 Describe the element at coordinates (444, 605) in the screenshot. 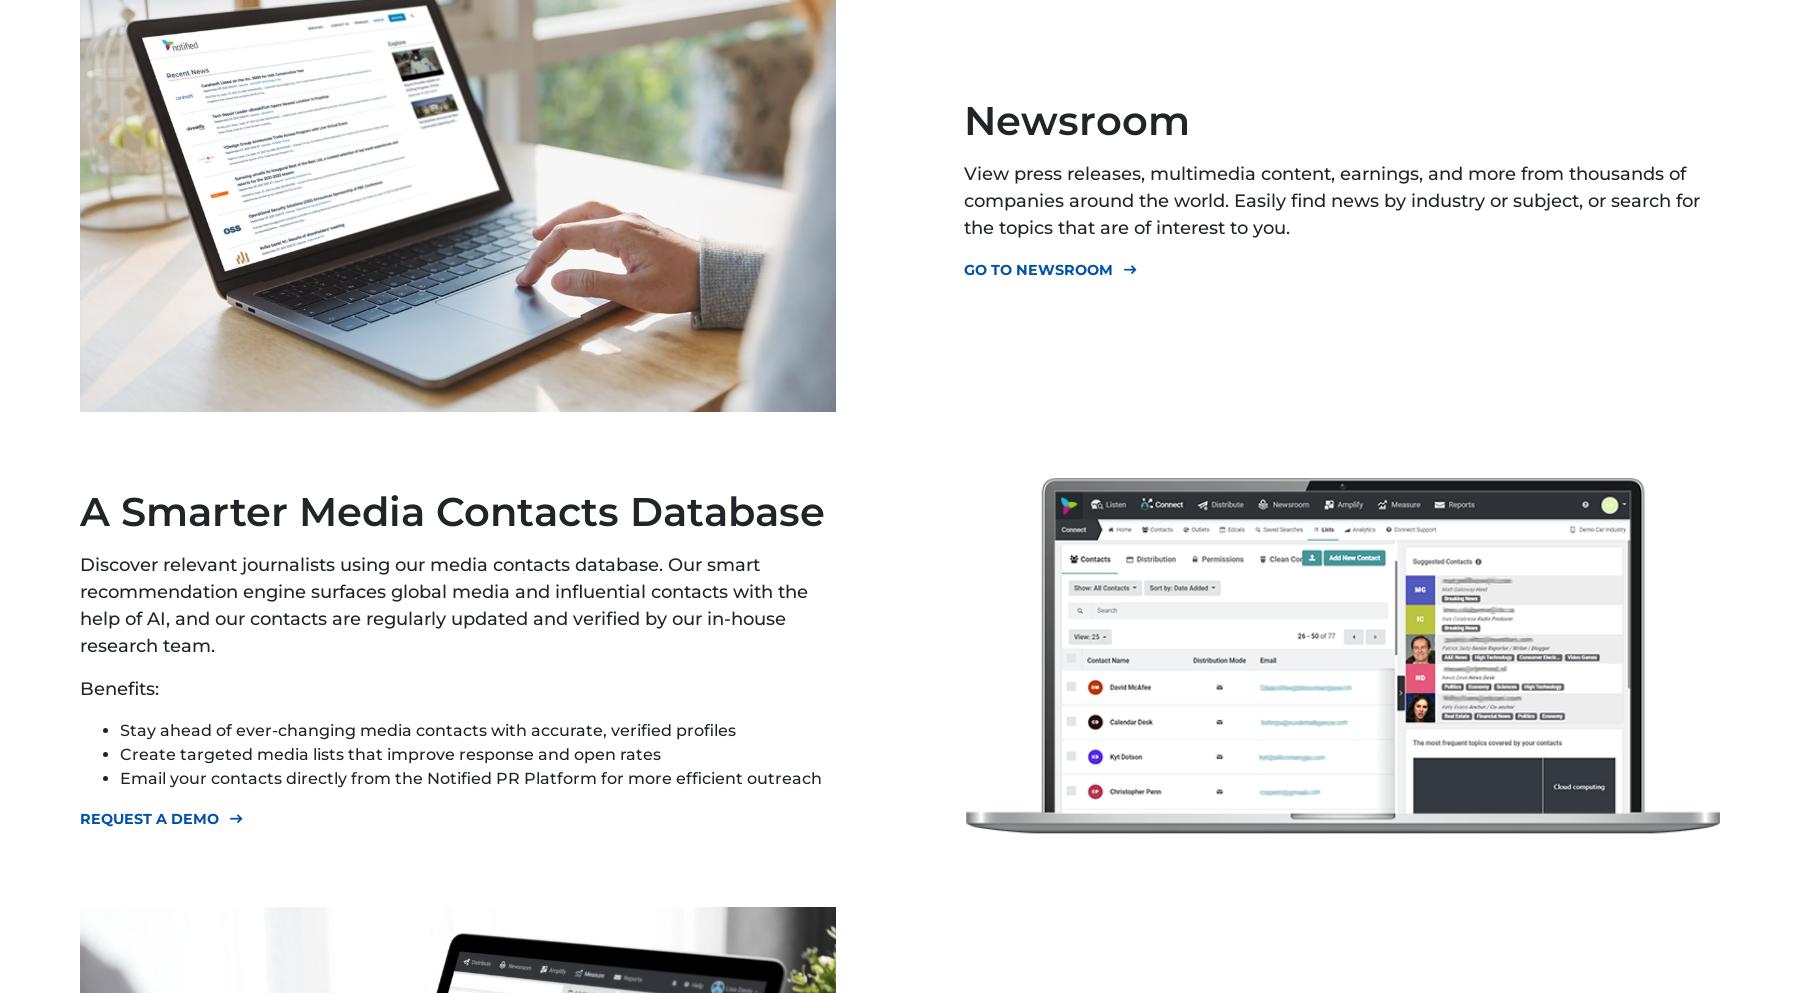

I see `'Discover relevant journalists using our media contacts database. Our smart recommendation engine surfaces global media and influential contacts with the help of AI, and our contacts are regularly updated and verified by our in-house research team.'` at that location.